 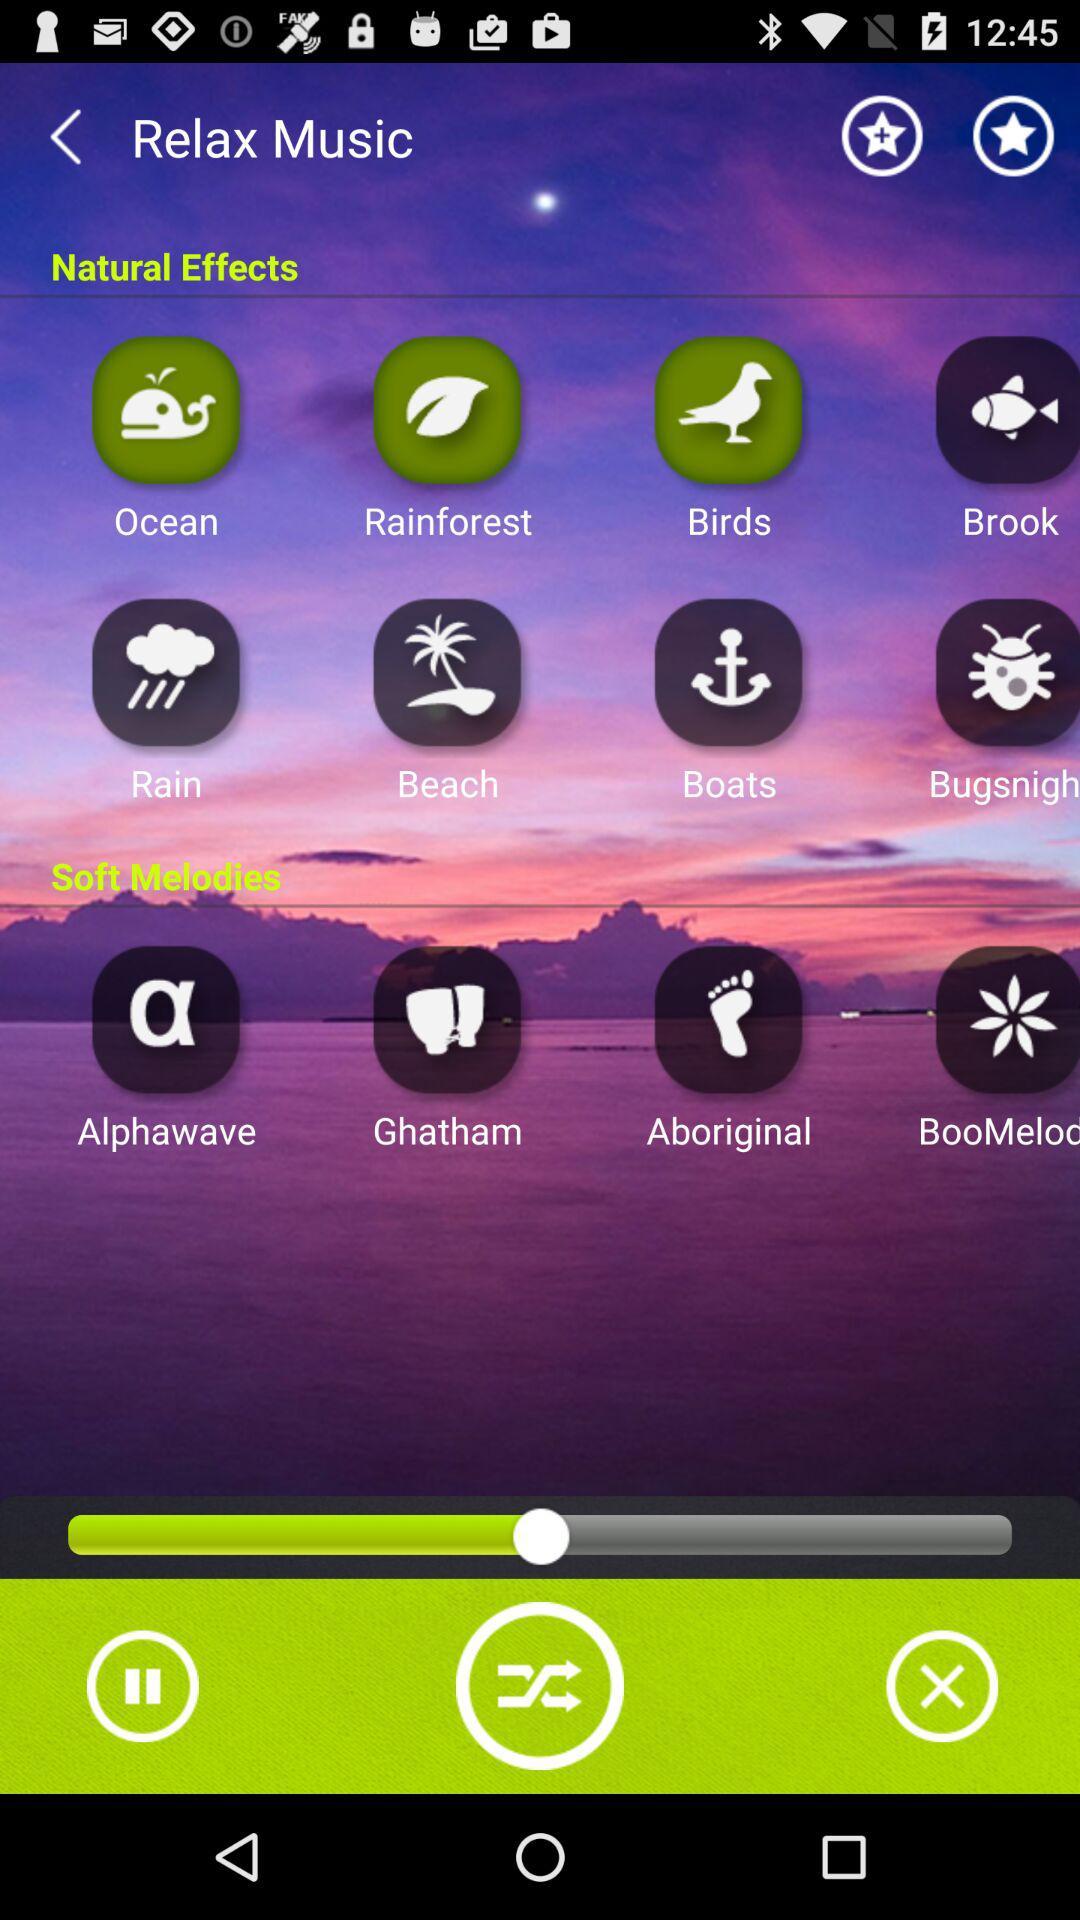 What do you see at coordinates (1014, 135) in the screenshot?
I see `to mark it favorite` at bounding box center [1014, 135].